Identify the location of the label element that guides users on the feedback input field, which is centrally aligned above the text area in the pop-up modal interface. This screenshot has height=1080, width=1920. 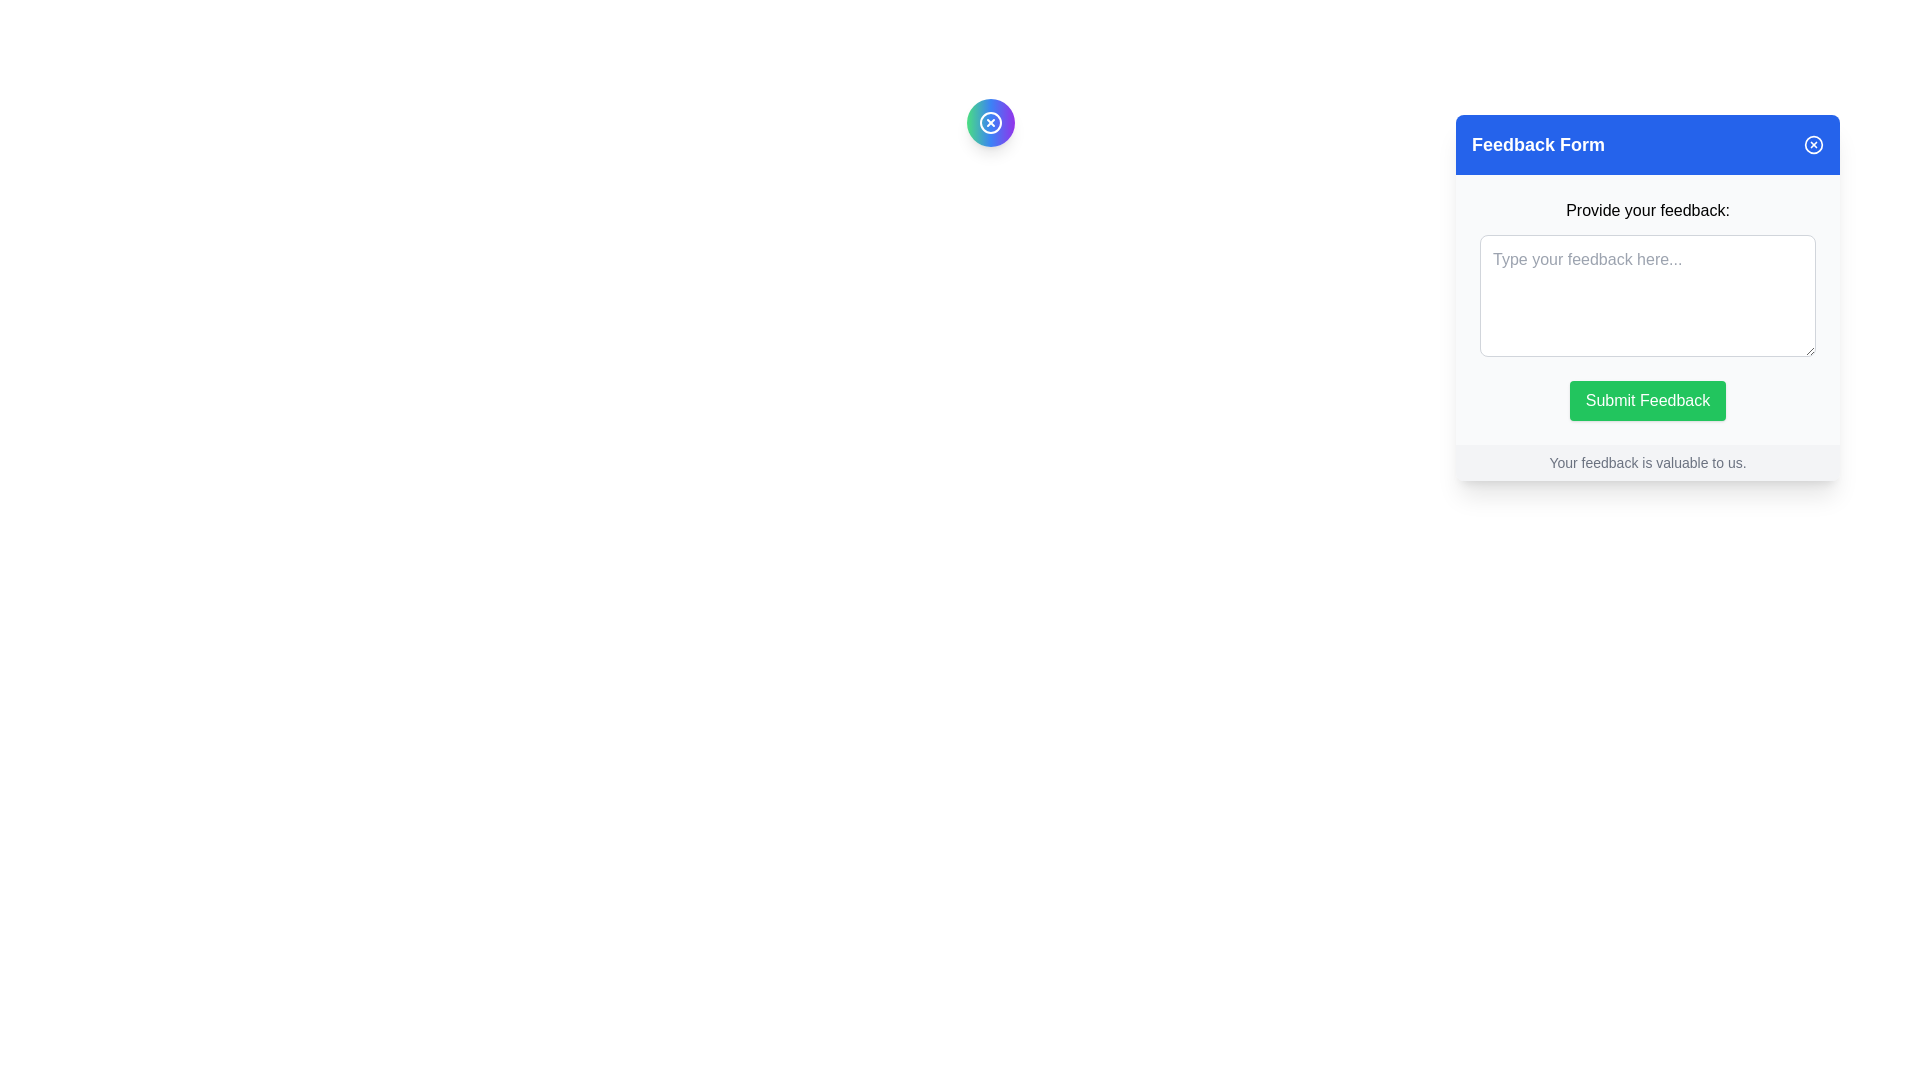
(1647, 211).